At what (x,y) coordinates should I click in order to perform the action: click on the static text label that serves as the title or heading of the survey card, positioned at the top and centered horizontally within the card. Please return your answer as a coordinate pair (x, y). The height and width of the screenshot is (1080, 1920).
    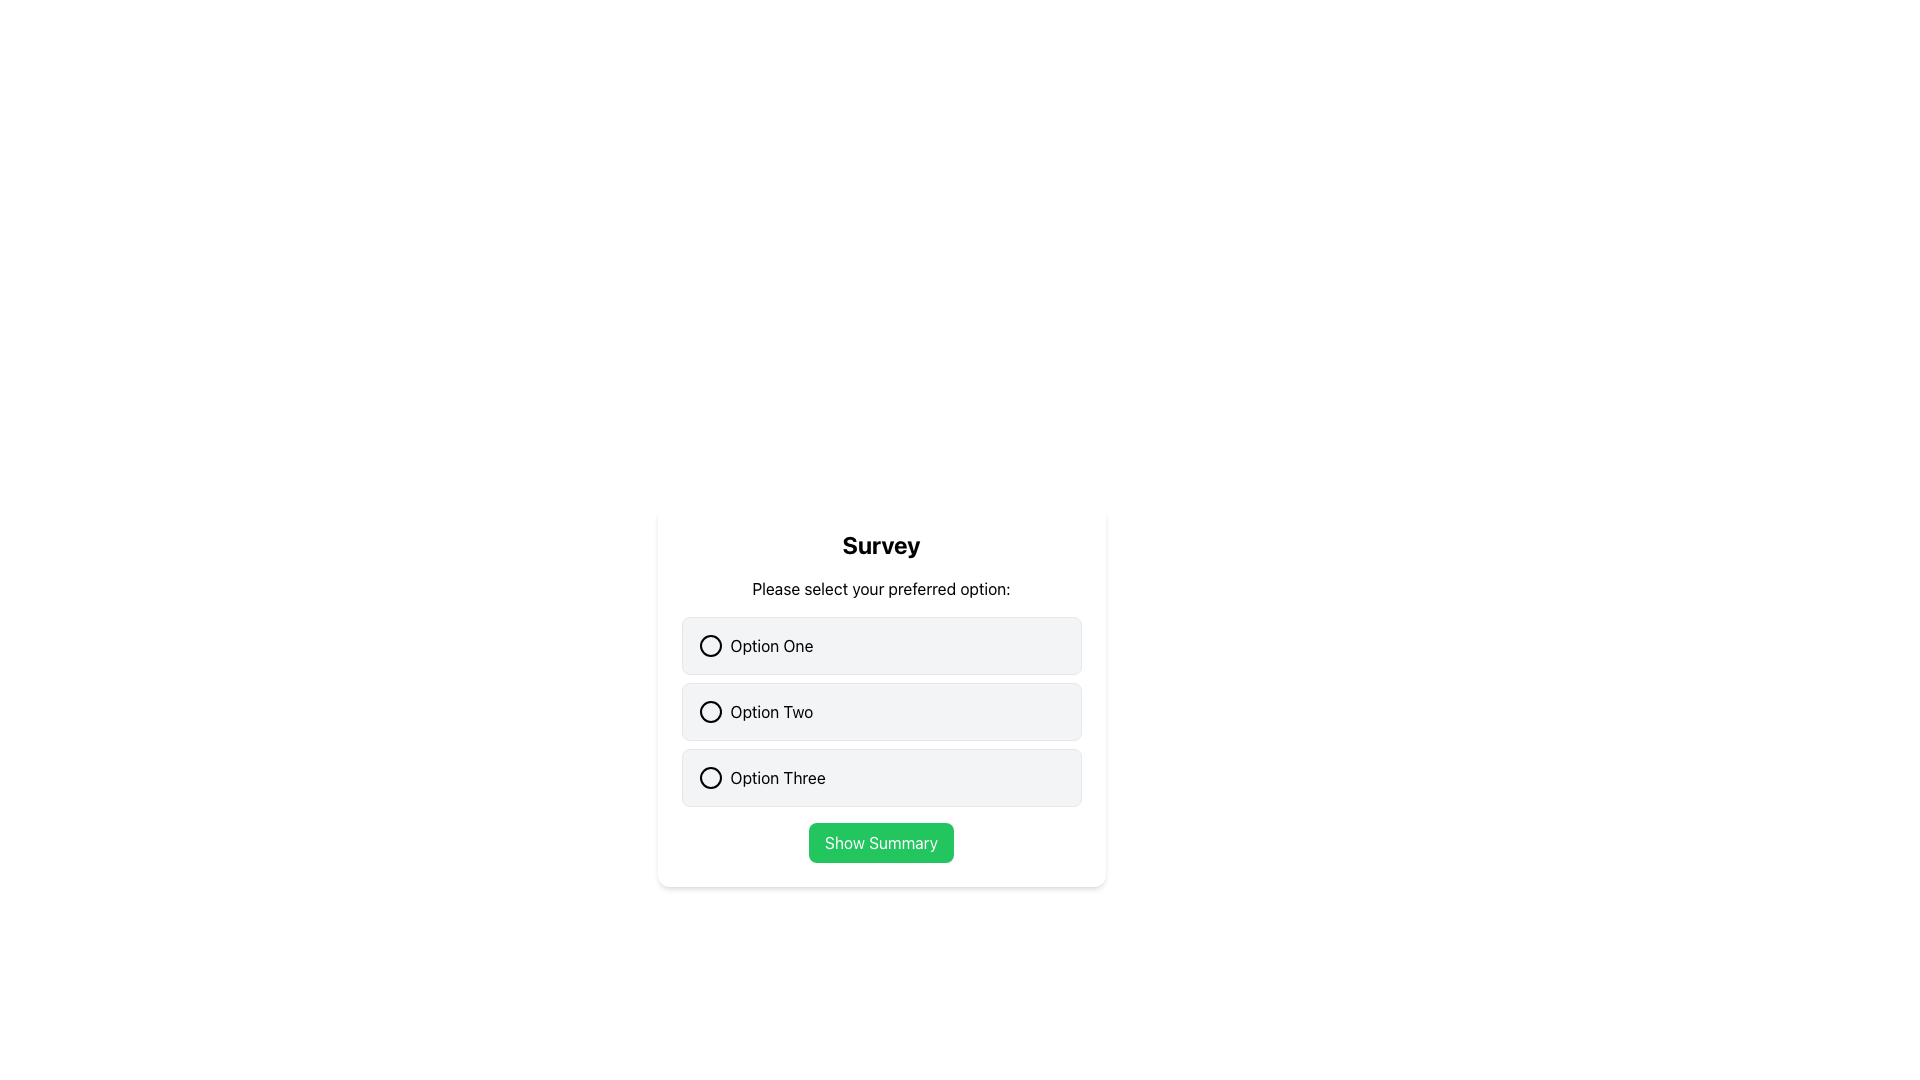
    Looking at the image, I should click on (880, 544).